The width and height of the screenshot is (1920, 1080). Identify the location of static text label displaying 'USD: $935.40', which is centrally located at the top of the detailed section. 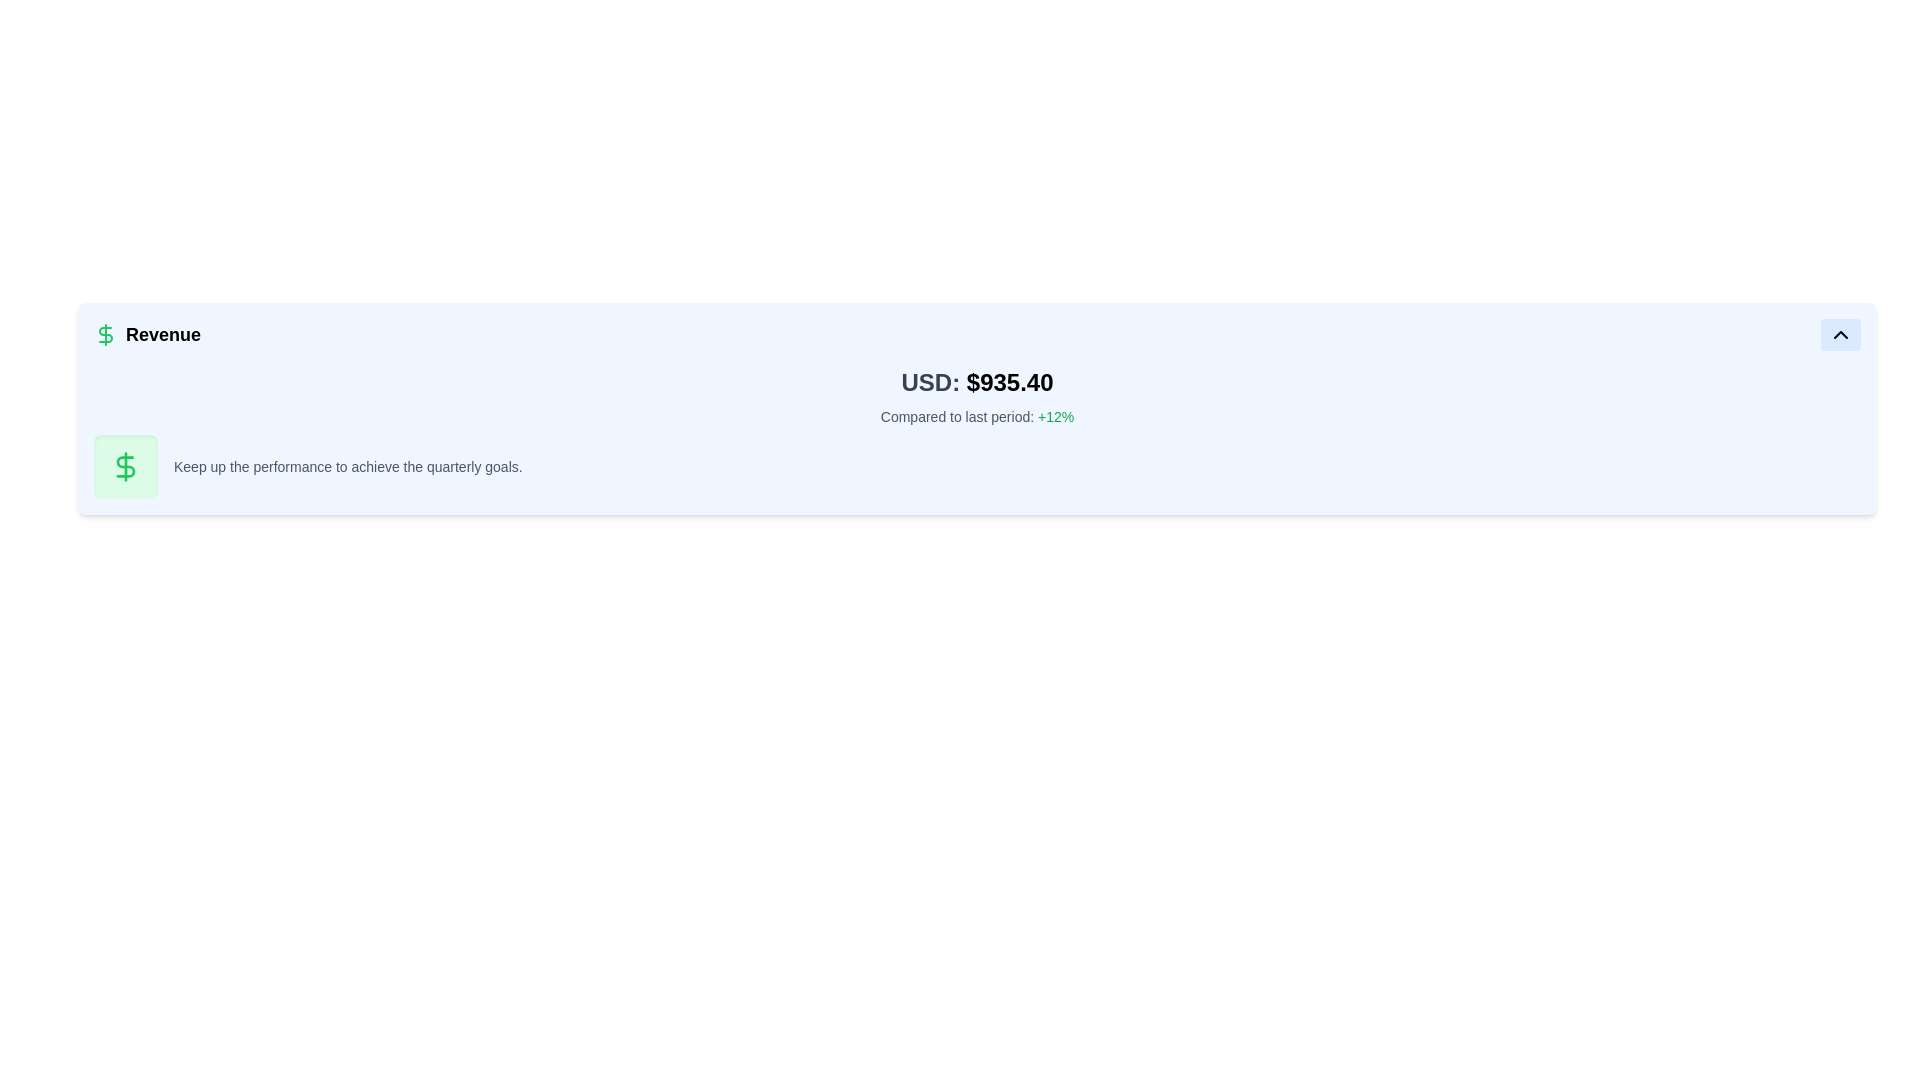
(977, 382).